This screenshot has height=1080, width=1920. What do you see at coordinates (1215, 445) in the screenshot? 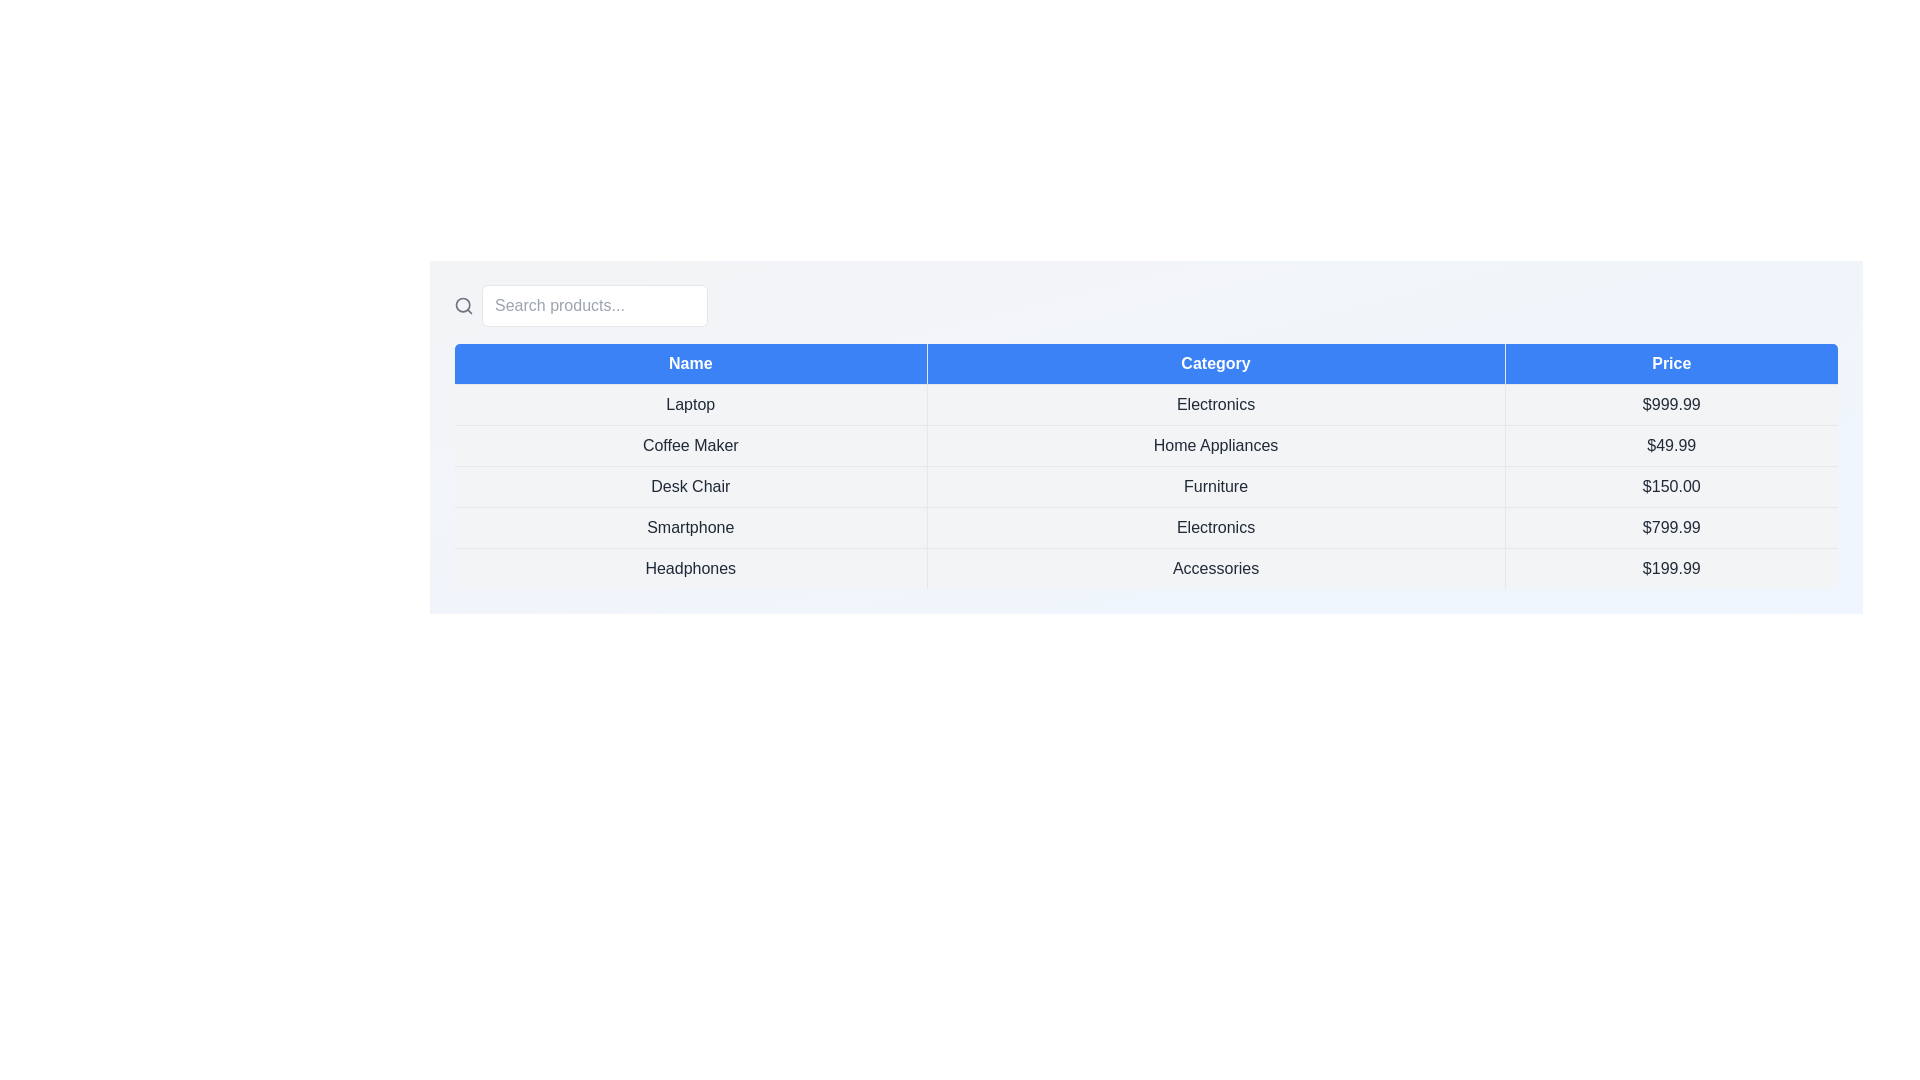
I see `the 'Coffee Maker' Text Label in the 'Category' column of the table, which provides contextual information about the item` at bounding box center [1215, 445].